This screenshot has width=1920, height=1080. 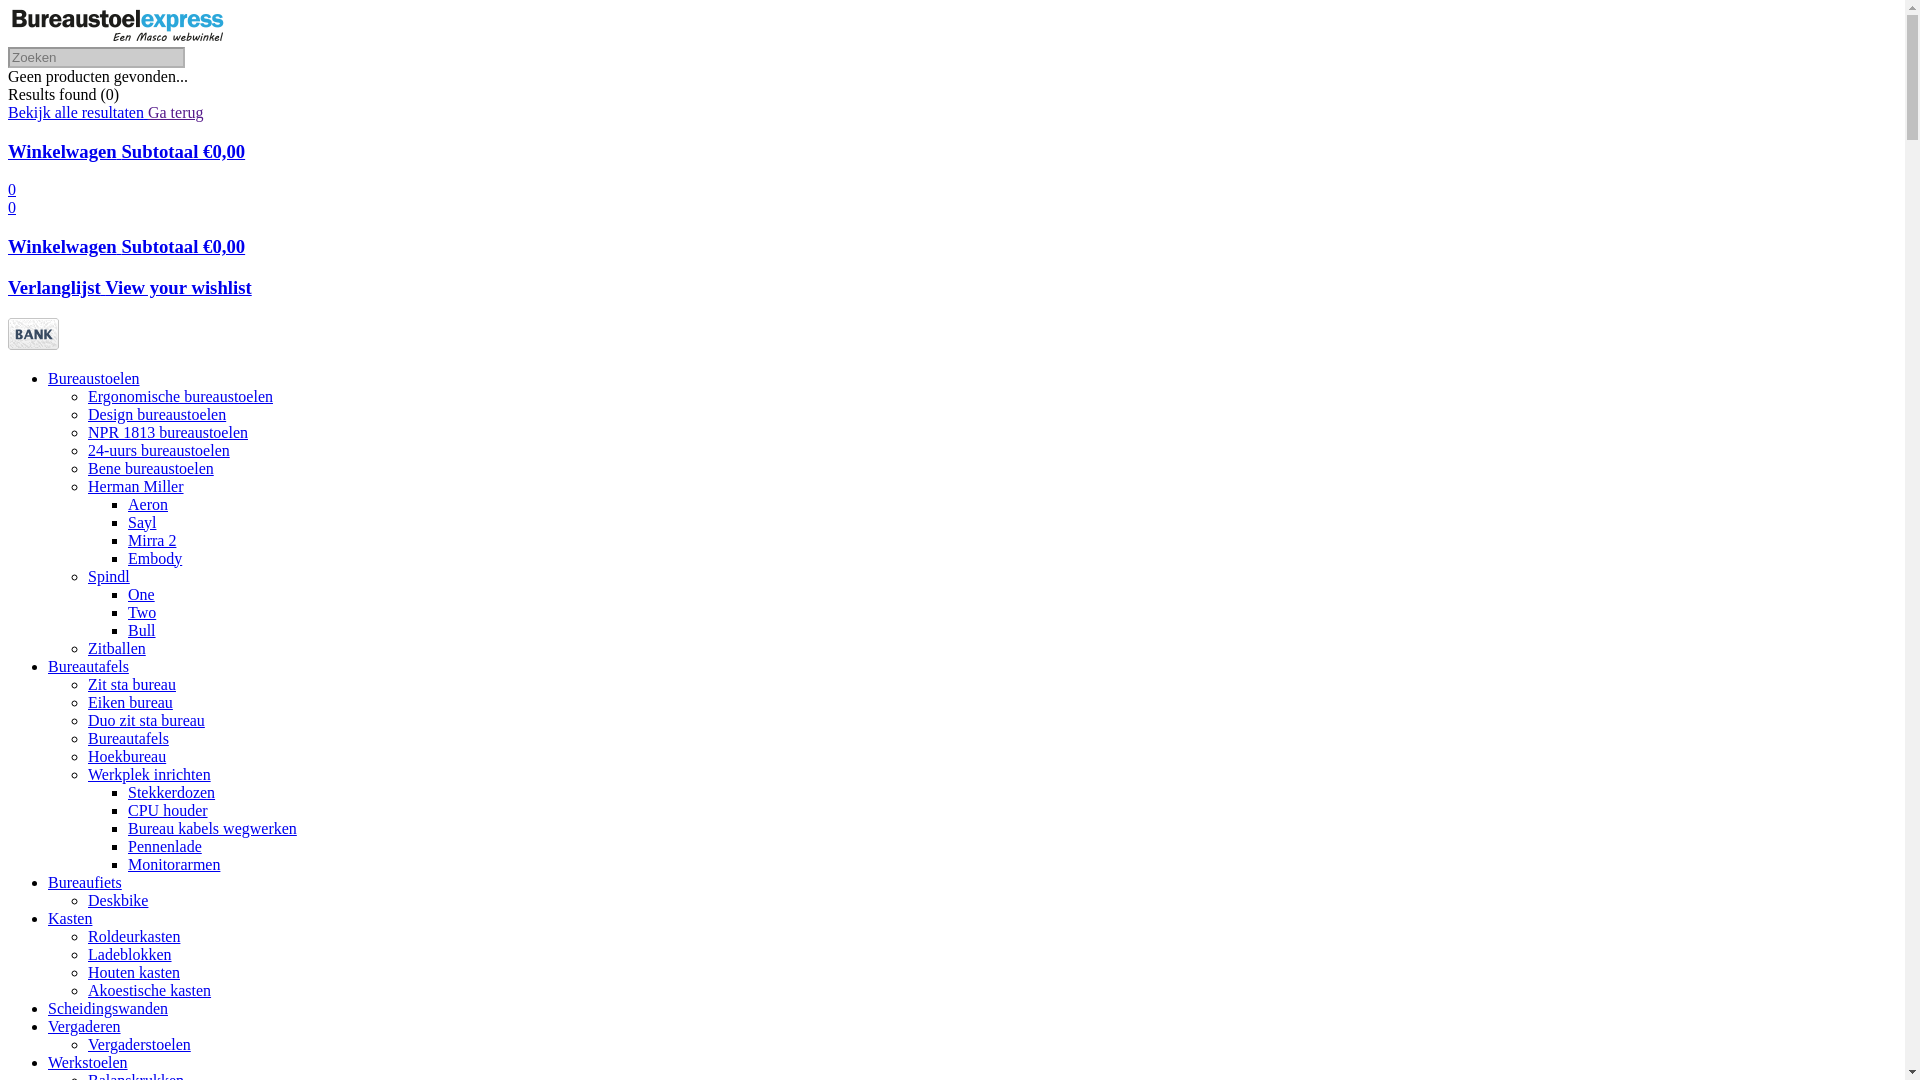 What do you see at coordinates (128, 287) in the screenshot?
I see `'Verlanglijst View your wishlist'` at bounding box center [128, 287].